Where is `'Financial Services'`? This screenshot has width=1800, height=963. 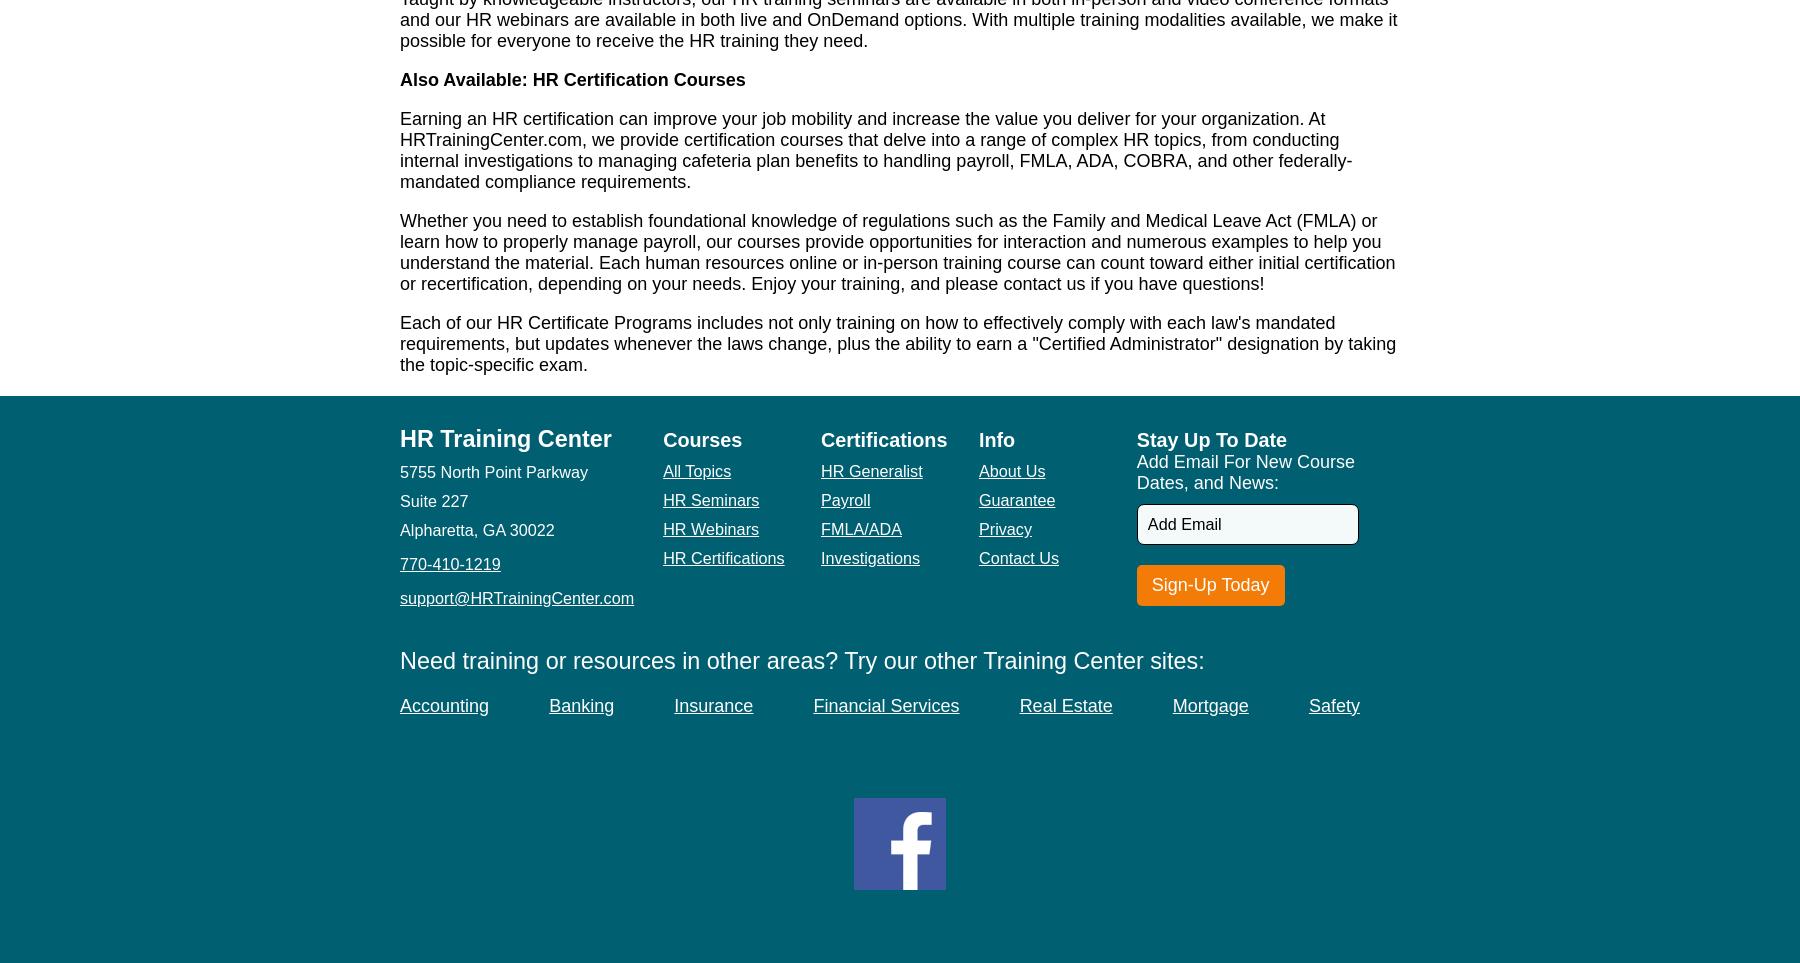
'Financial Services' is located at coordinates (885, 704).